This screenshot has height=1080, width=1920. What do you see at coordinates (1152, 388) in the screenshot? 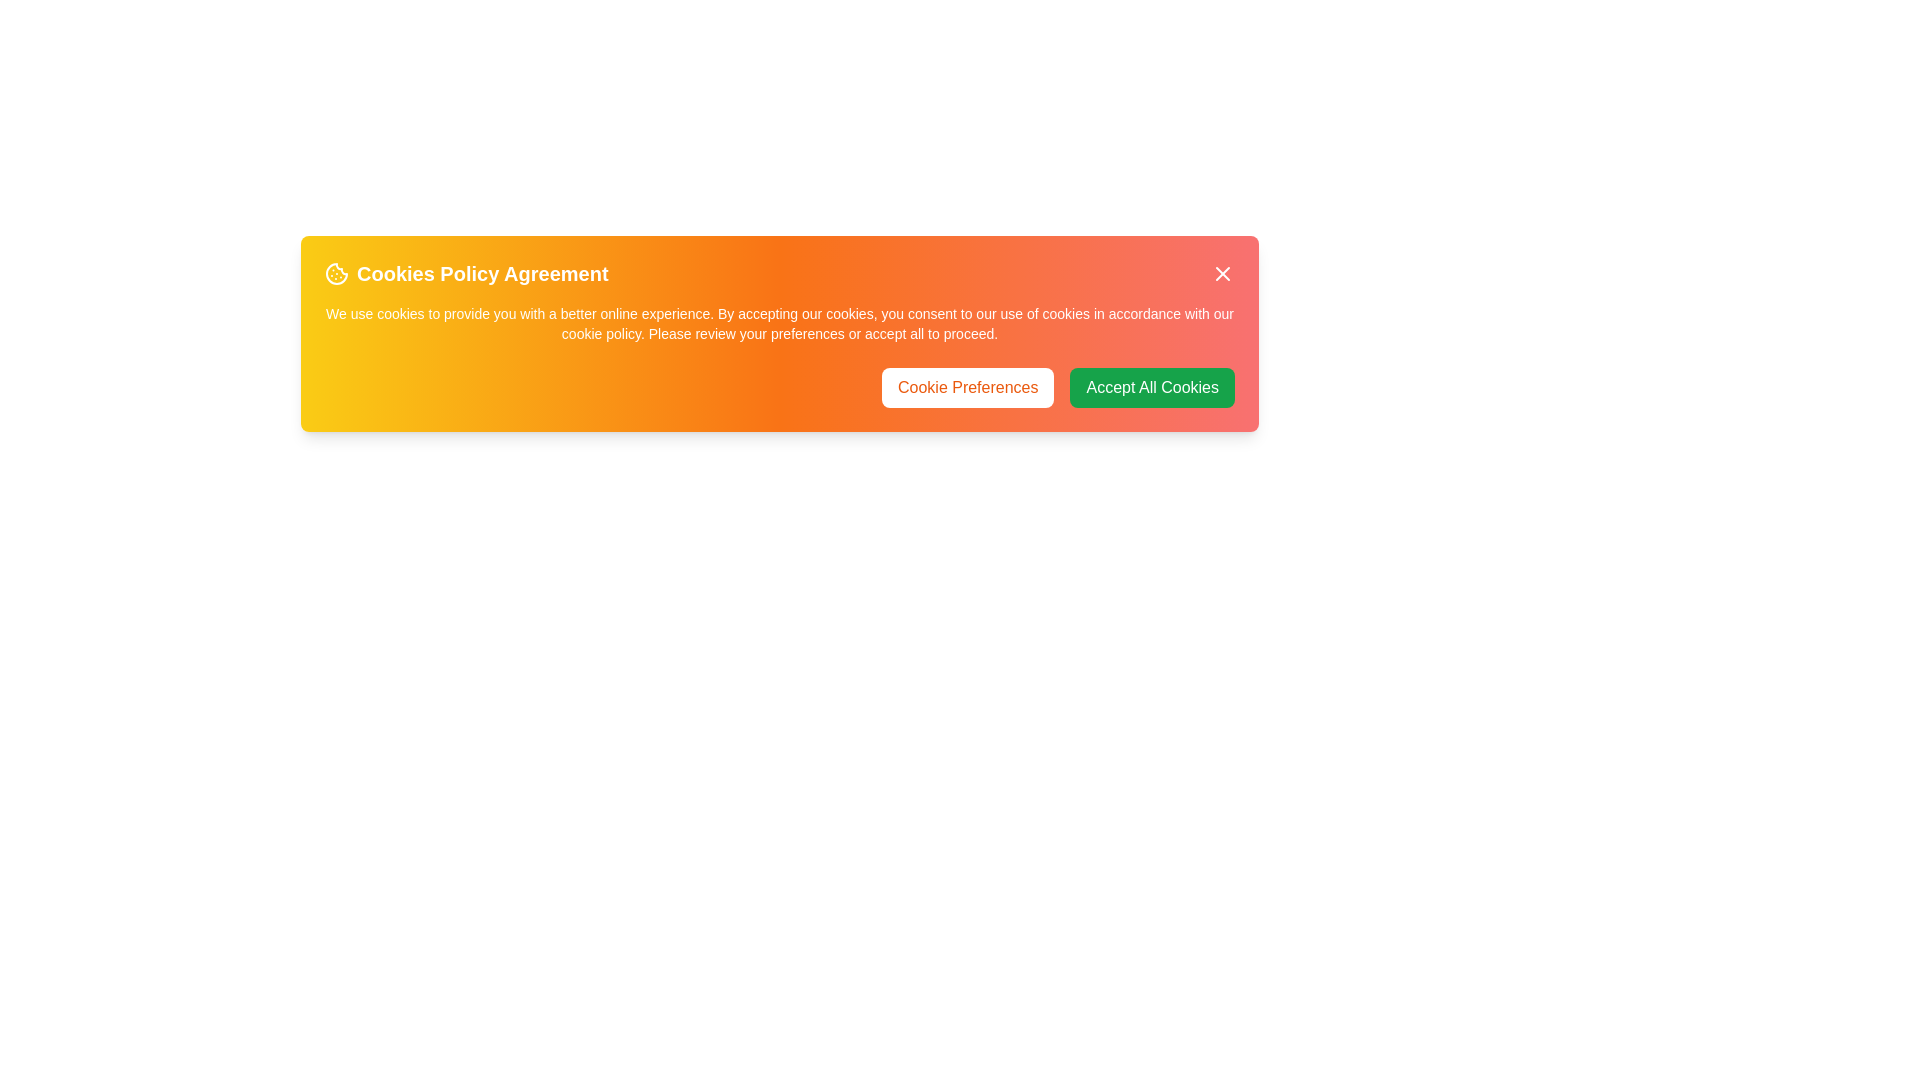
I see `the button located at the bottom-right corner of the modal window to confirm cookie consent, which is positioned to the right of the 'Cookie Preferences' button` at bounding box center [1152, 388].